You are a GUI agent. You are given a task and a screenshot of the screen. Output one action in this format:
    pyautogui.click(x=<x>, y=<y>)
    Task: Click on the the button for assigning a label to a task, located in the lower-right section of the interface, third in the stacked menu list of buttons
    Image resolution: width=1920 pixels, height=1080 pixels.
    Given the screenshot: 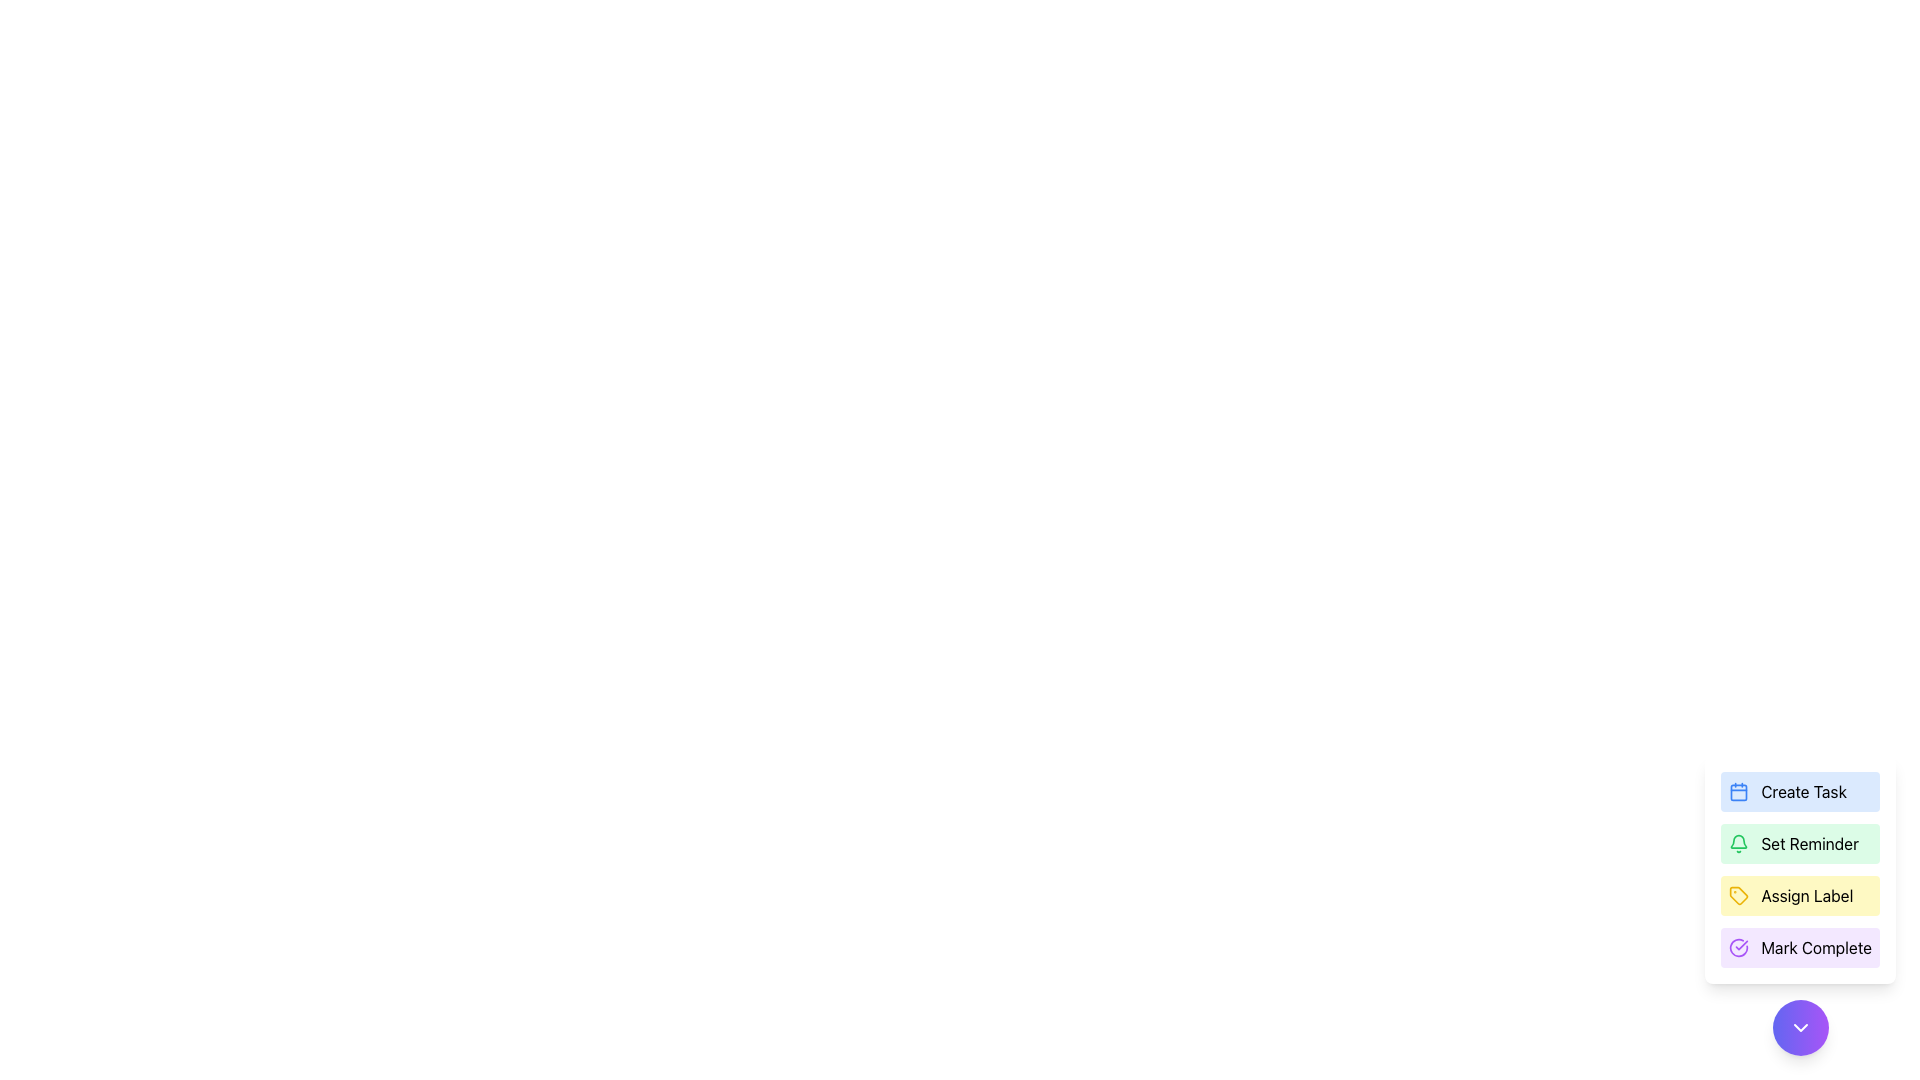 What is the action you would take?
    pyautogui.click(x=1800, y=869)
    